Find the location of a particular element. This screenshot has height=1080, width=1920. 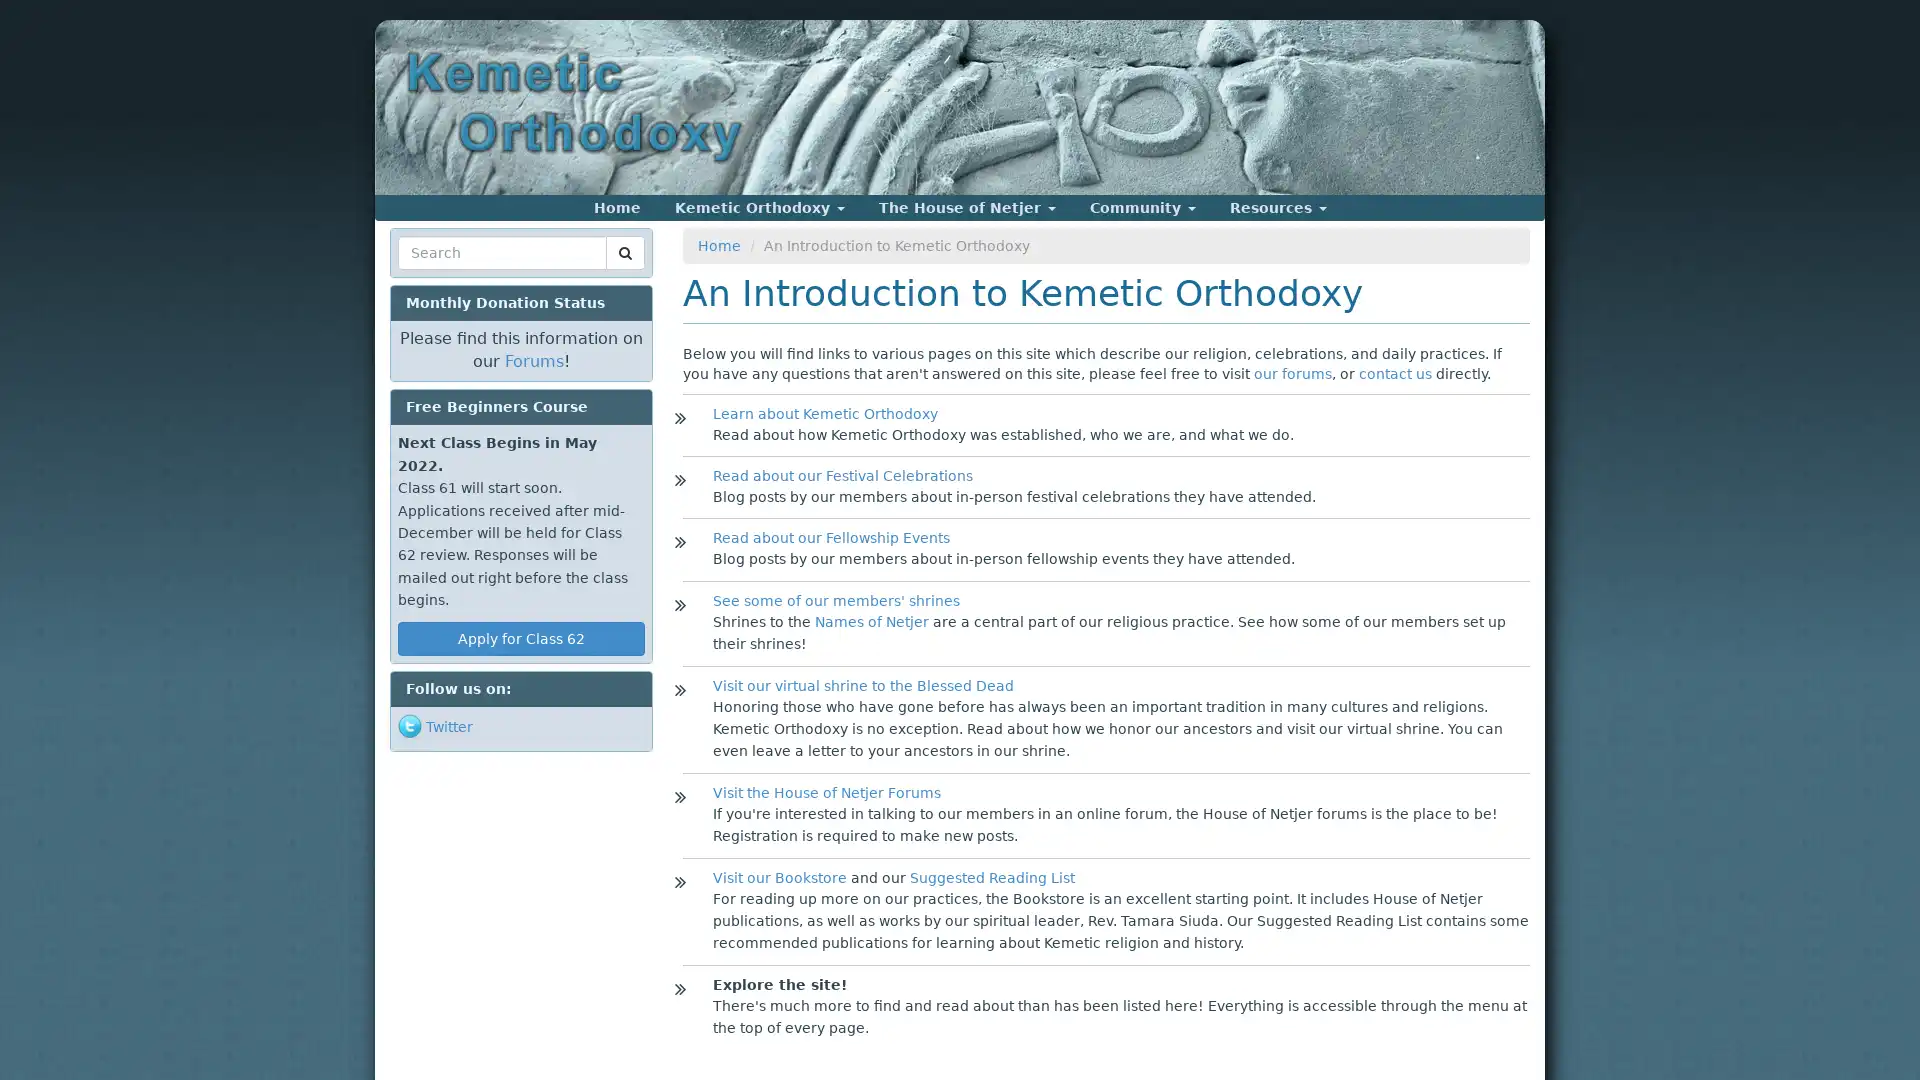

Search is located at coordinates (435, 277).